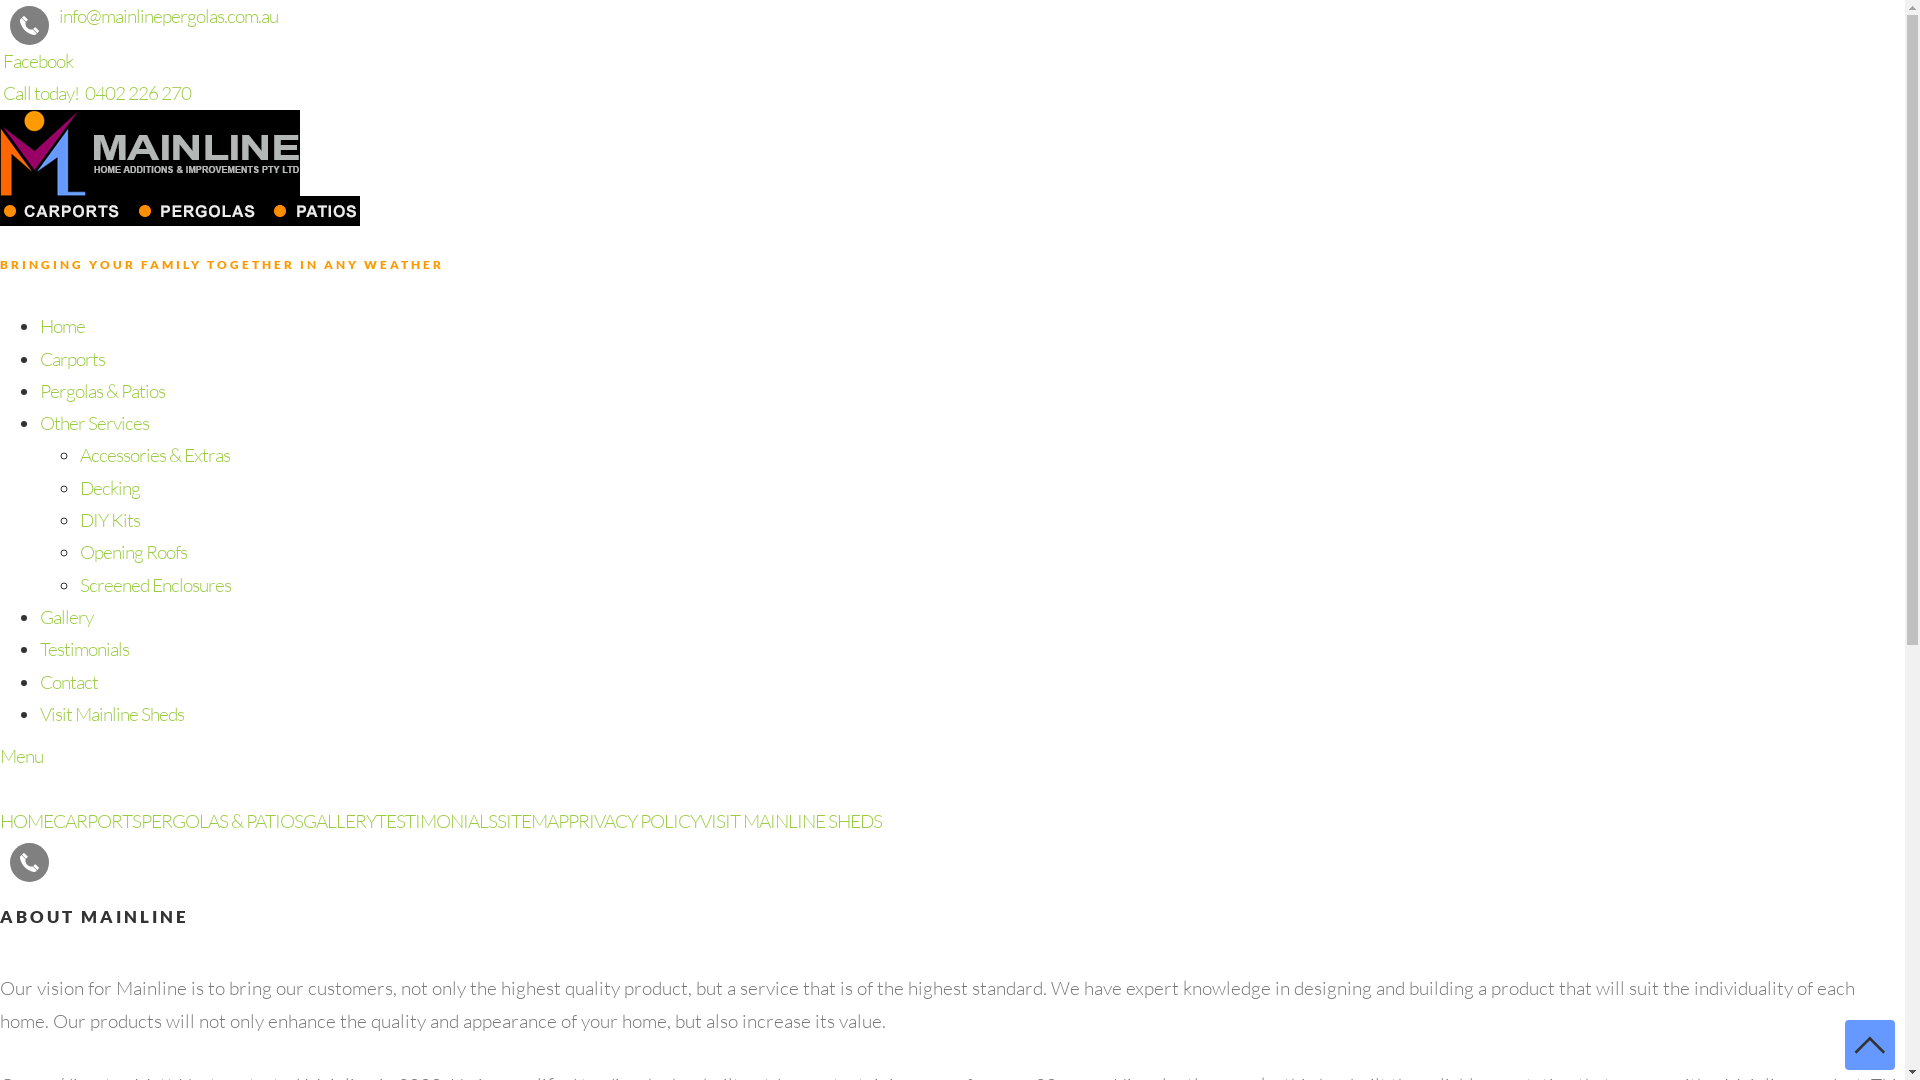 Image resolution: width=1920 pixels, height=1080 pixels. Describe the element at coordinates (38, 60) in the screenshot. I see `'Facebook'` at that location.